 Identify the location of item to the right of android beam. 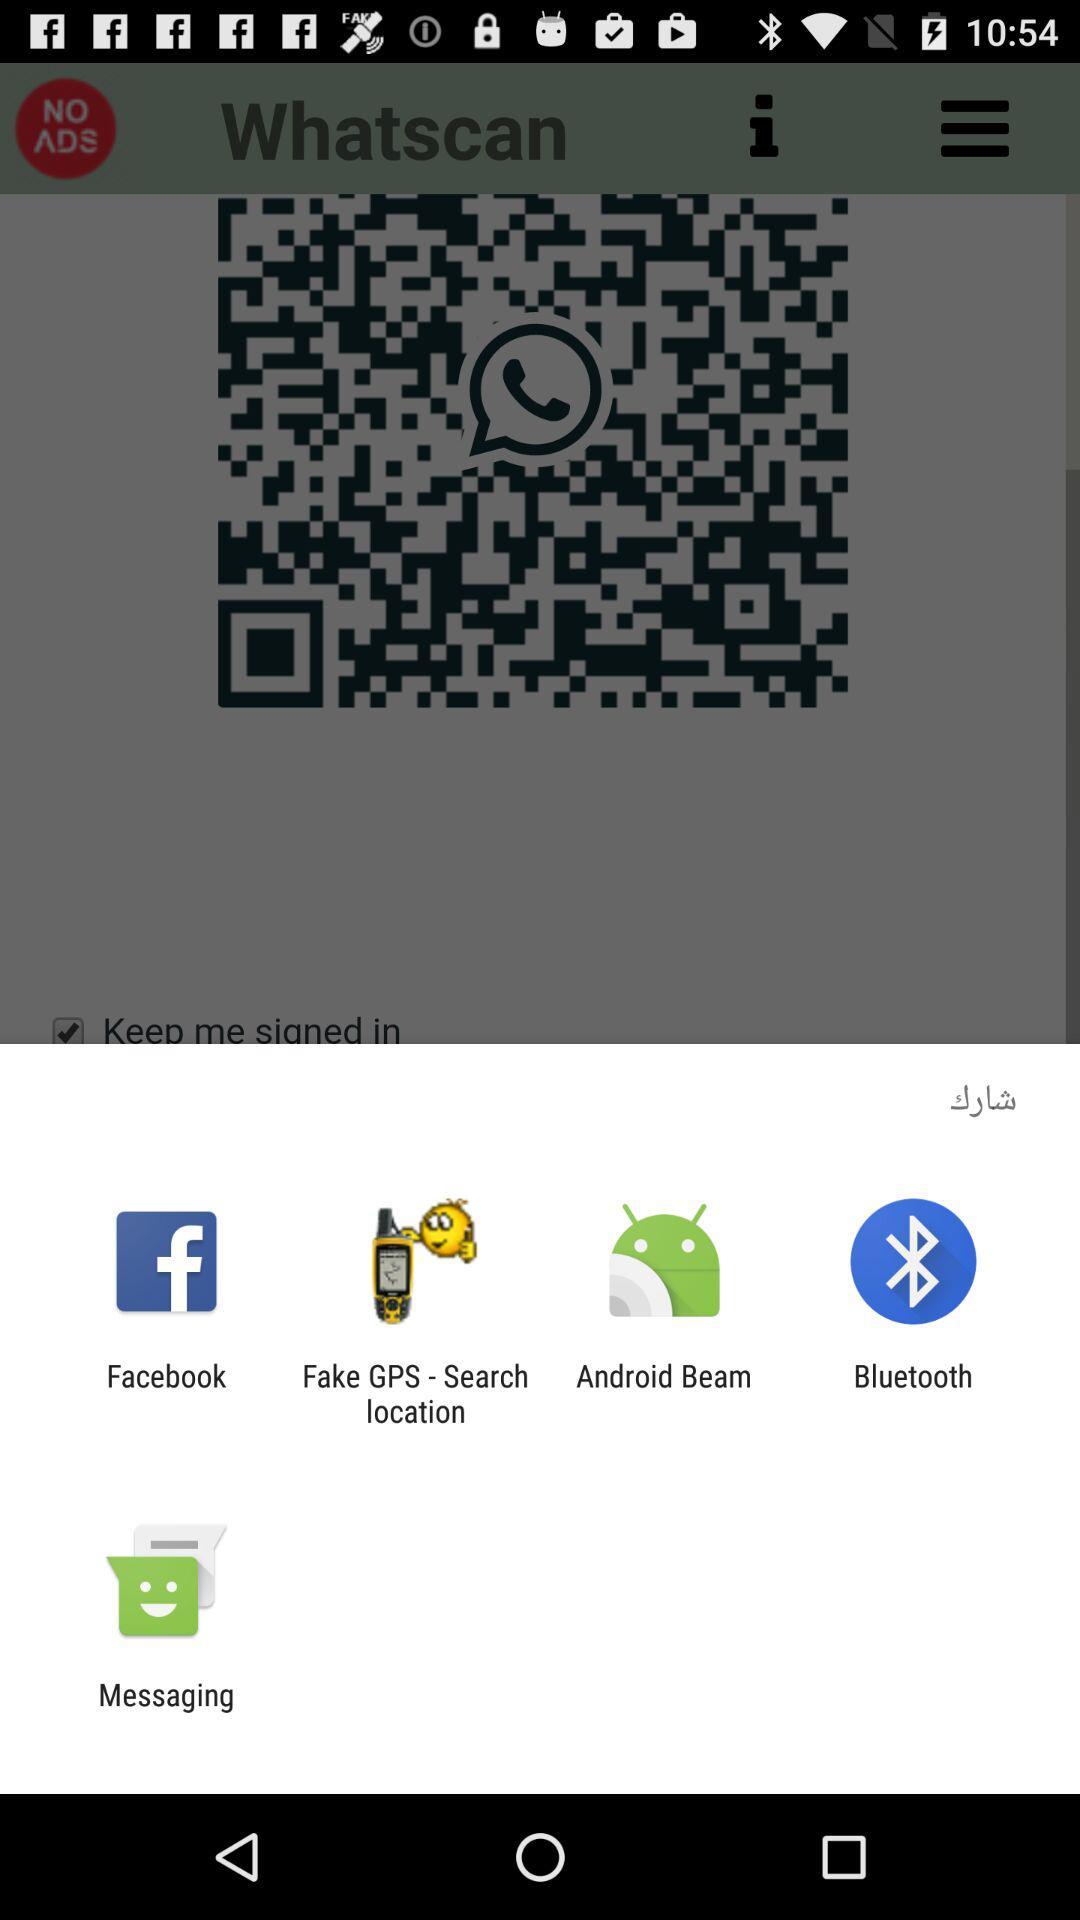
(913, 1392).